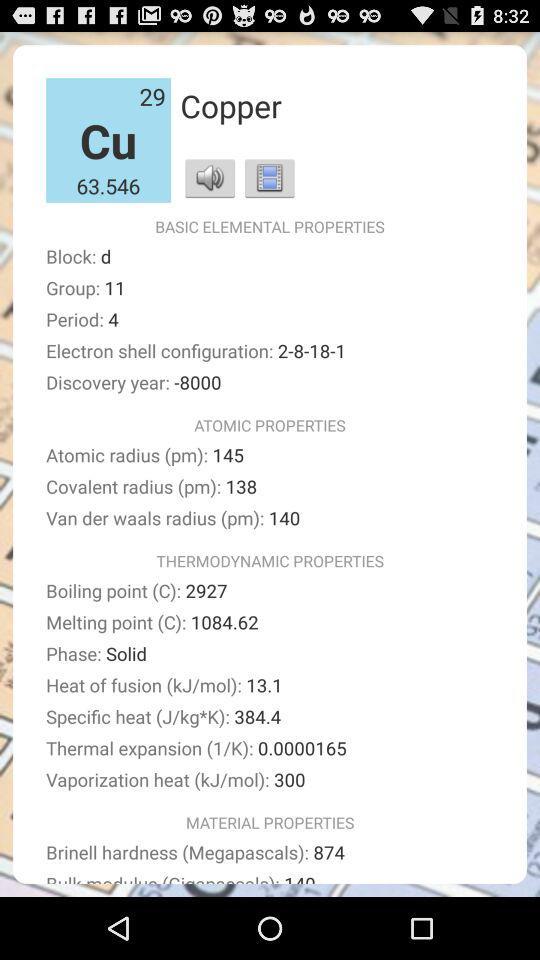 The width and height of the screenshot is (540, 960). Describe the element at coordinates (209, 190) in the screenshot. I see `the volume icon` at that location.